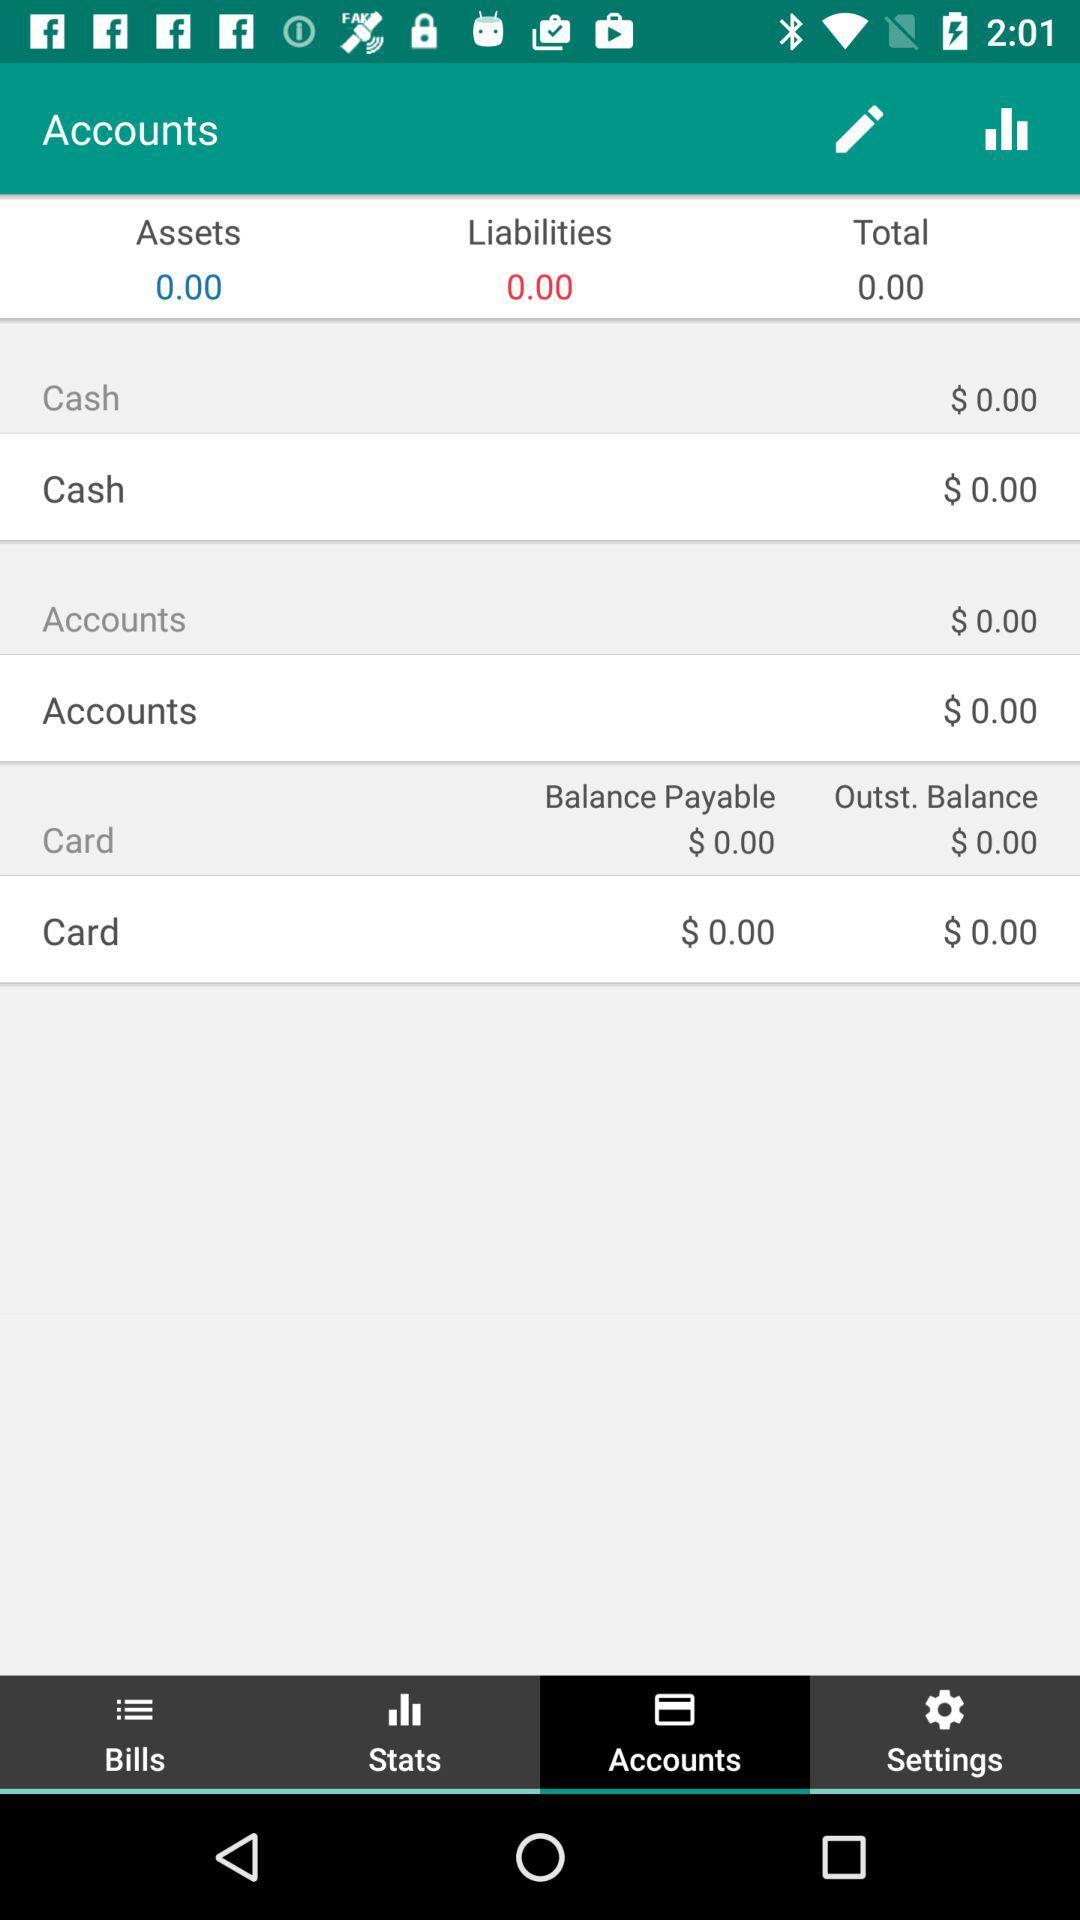 Image resolution: width=1080 pixels, height=1920 pixels. I want to click on the edit icon, so click(858, 127).